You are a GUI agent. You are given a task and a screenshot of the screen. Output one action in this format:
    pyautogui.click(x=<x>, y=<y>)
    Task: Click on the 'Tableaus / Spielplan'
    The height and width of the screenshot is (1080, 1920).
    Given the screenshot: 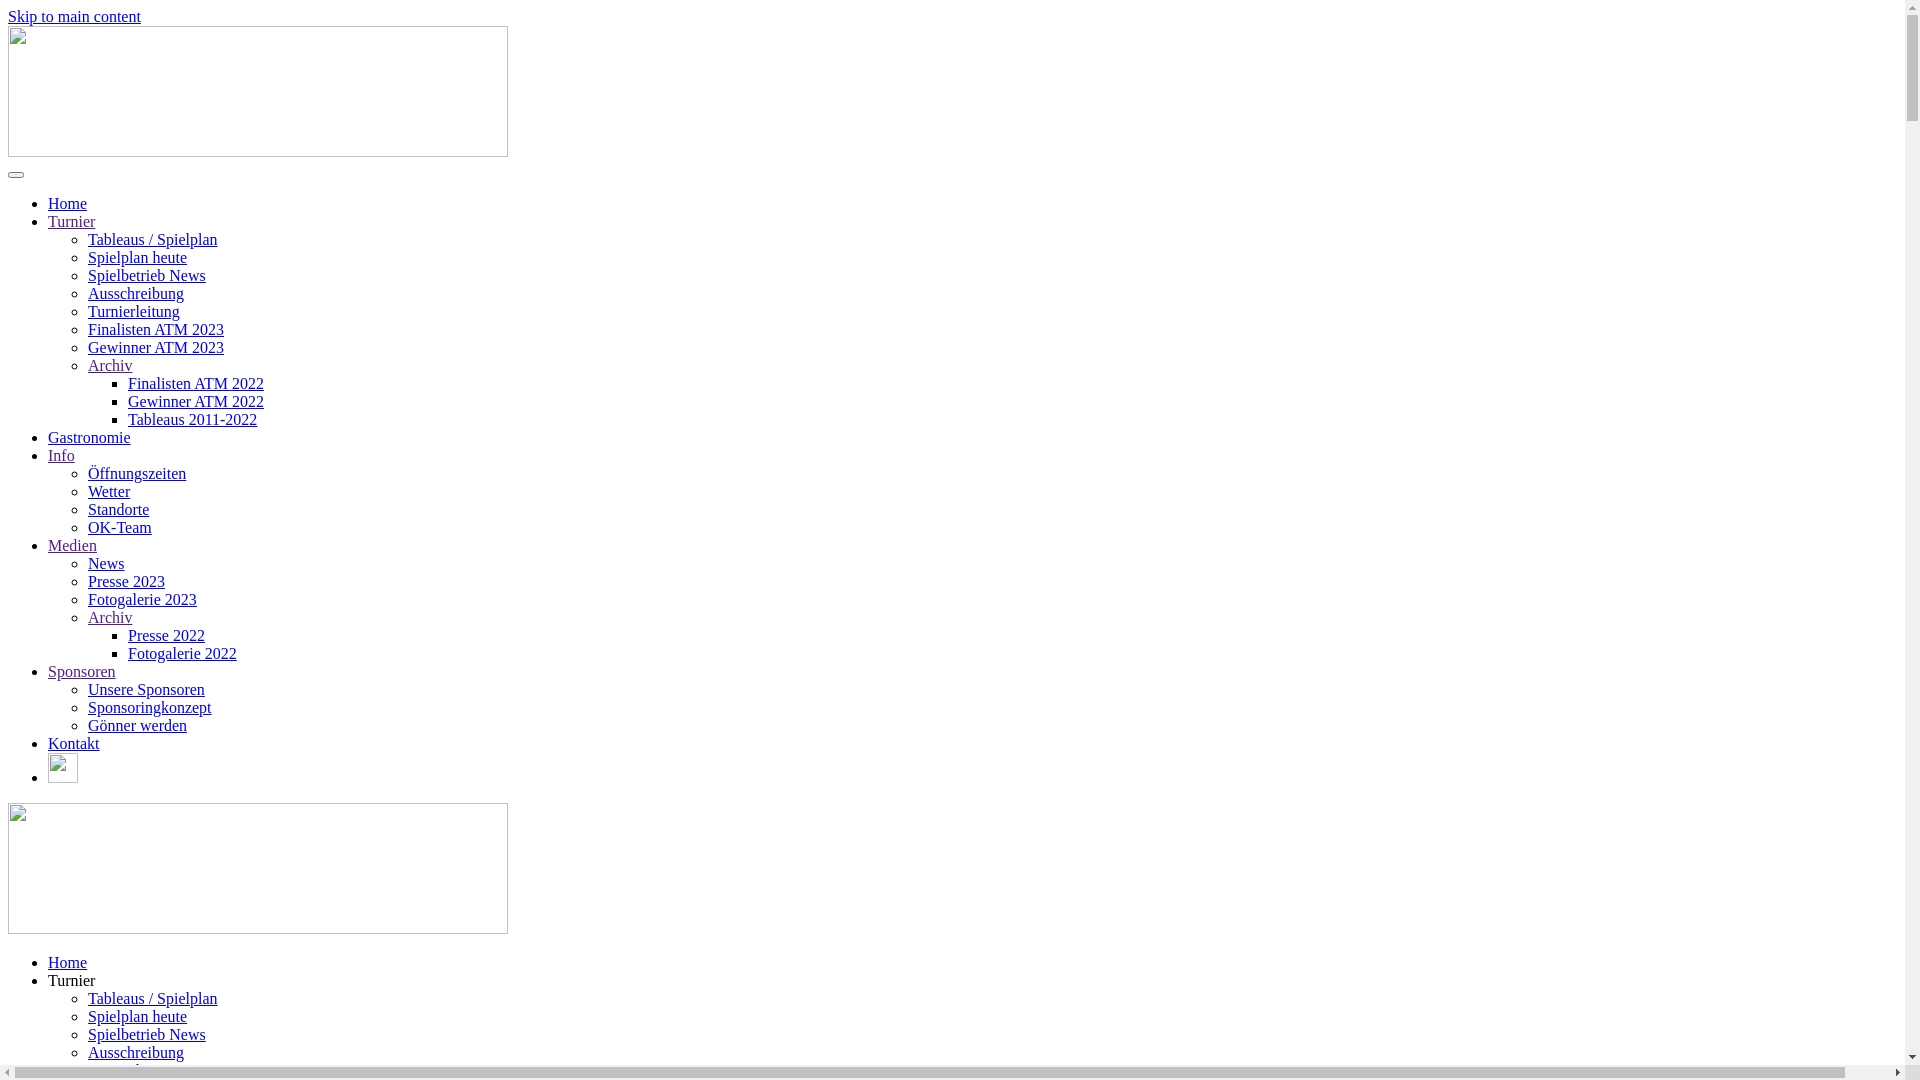 What is the action you would take?
    pyautogui.click(x=152, y=998)
    